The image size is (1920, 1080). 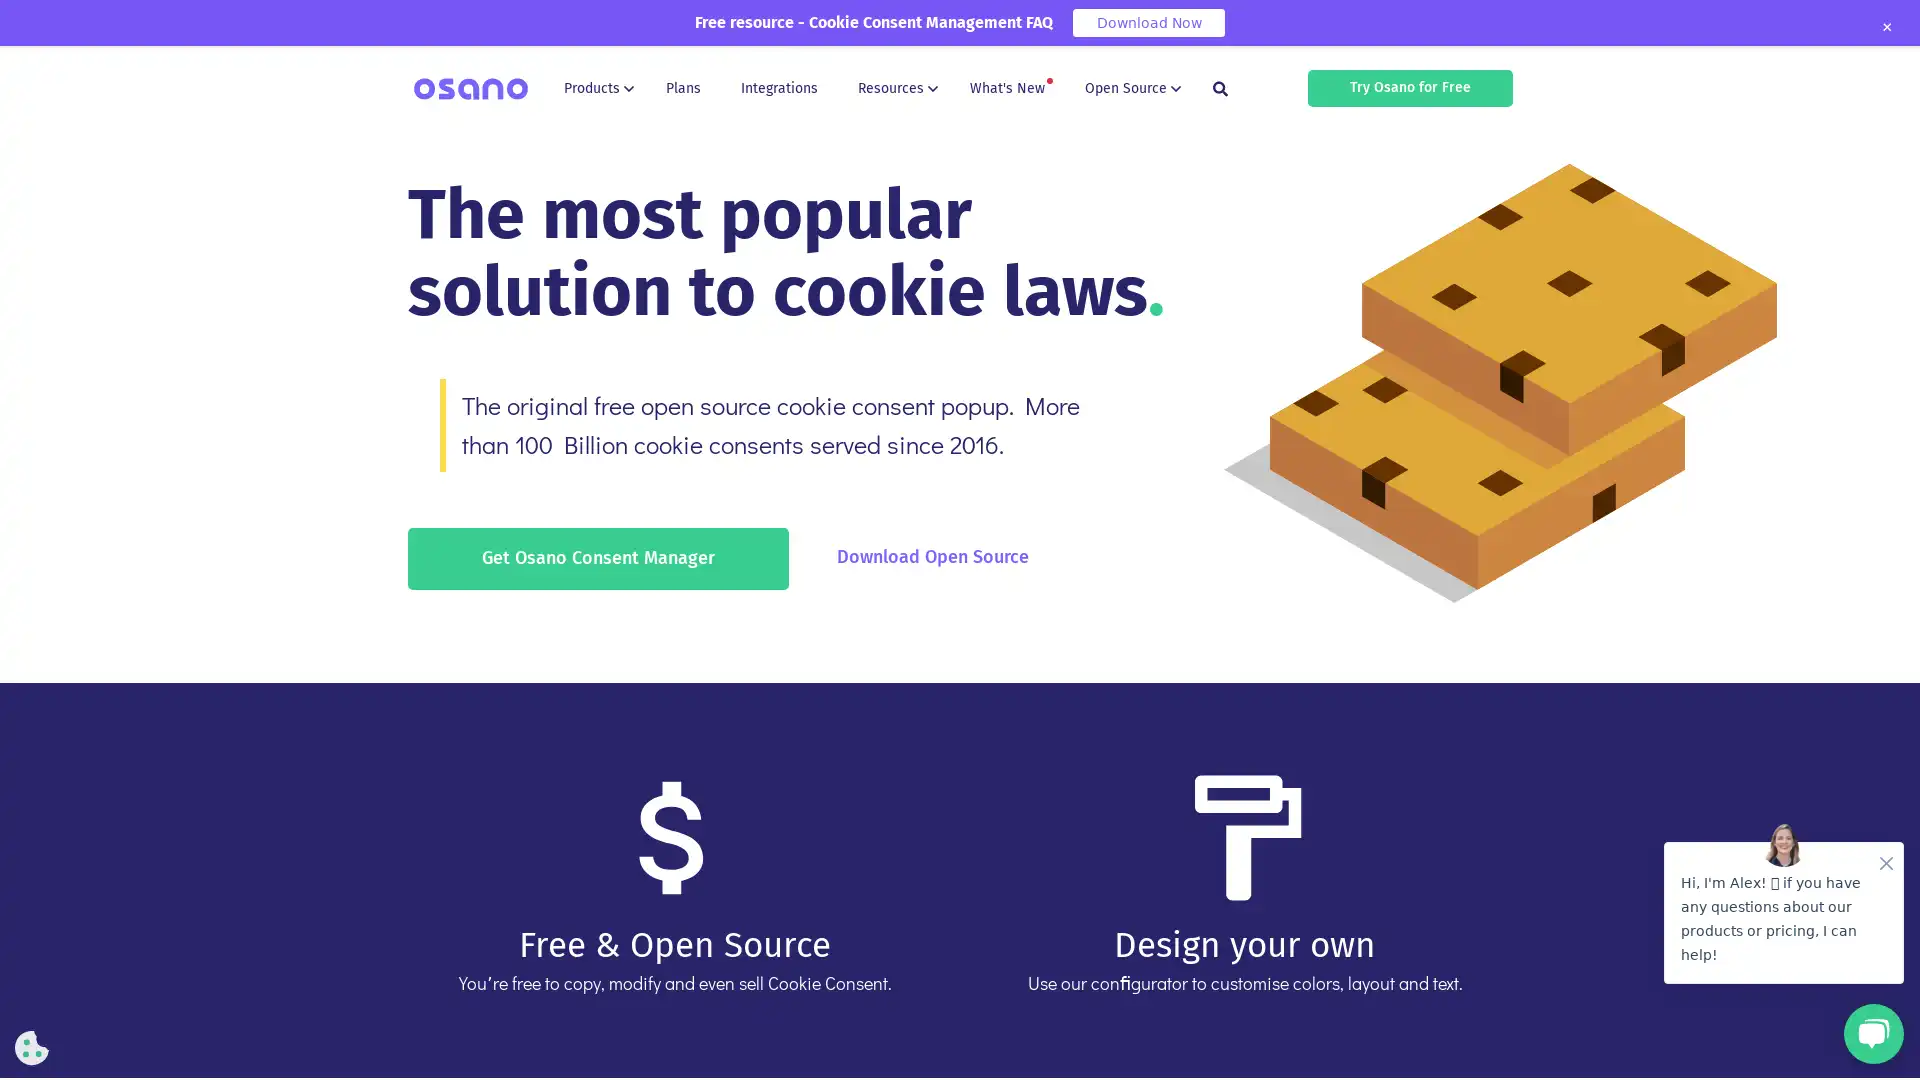 What do you see at coordinates (32, 1047) in the screenshot?
I see `Cookie Preferences` at bounding box center [32, 1047].